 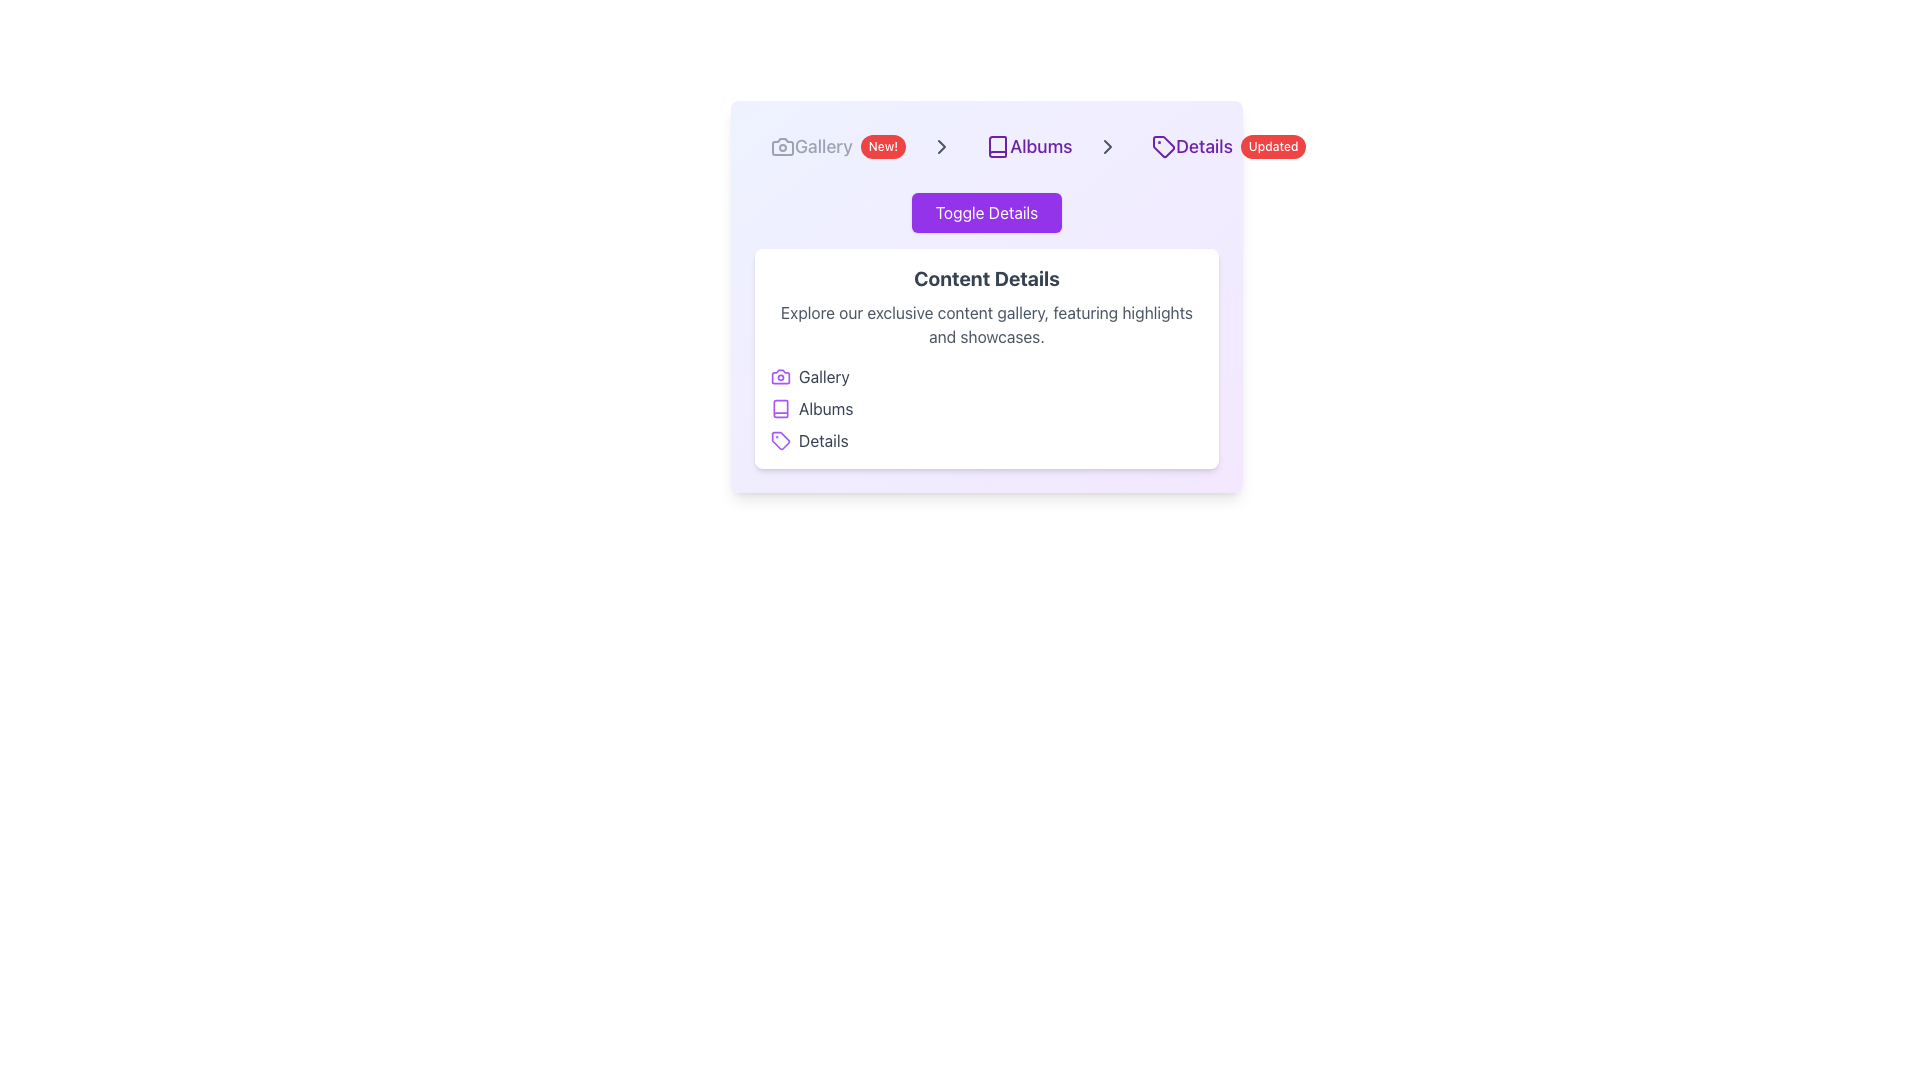 I want to click on the button, so click(x=987, y=212).